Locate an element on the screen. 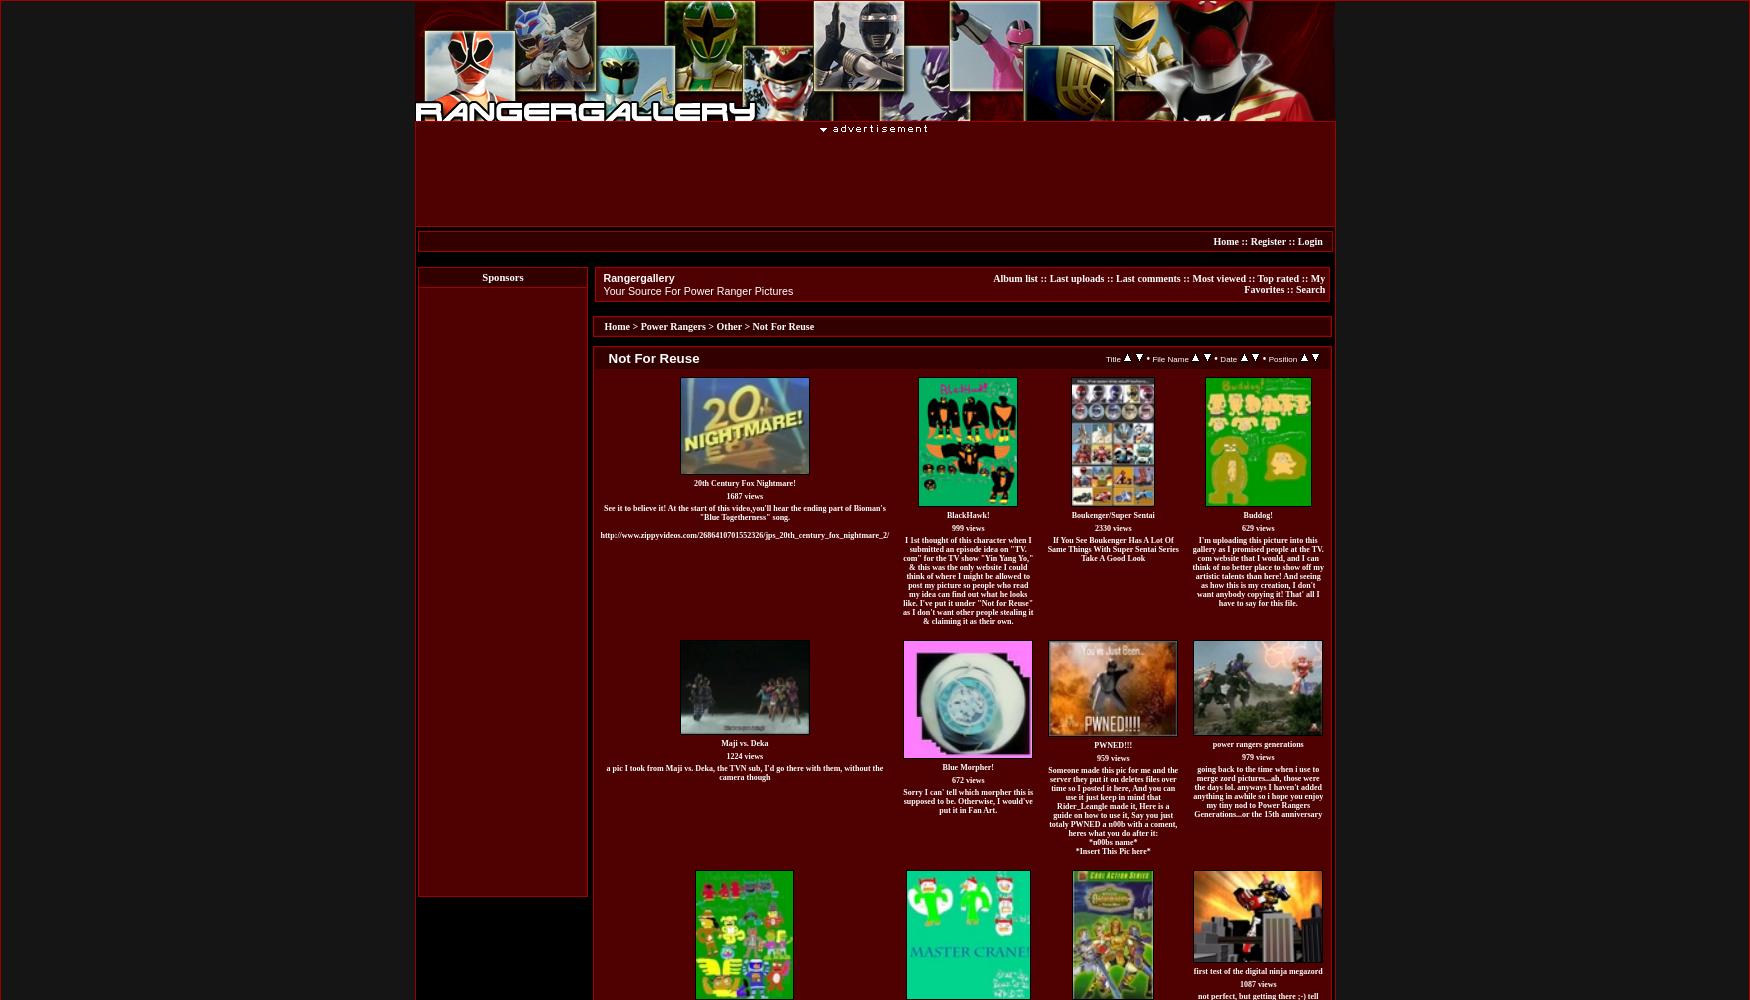  'See it to believe it! At the start of this video,you'll hear the ending part of Bioman's "Blue Togetherness" song.' is located at coordinates (743, 512).